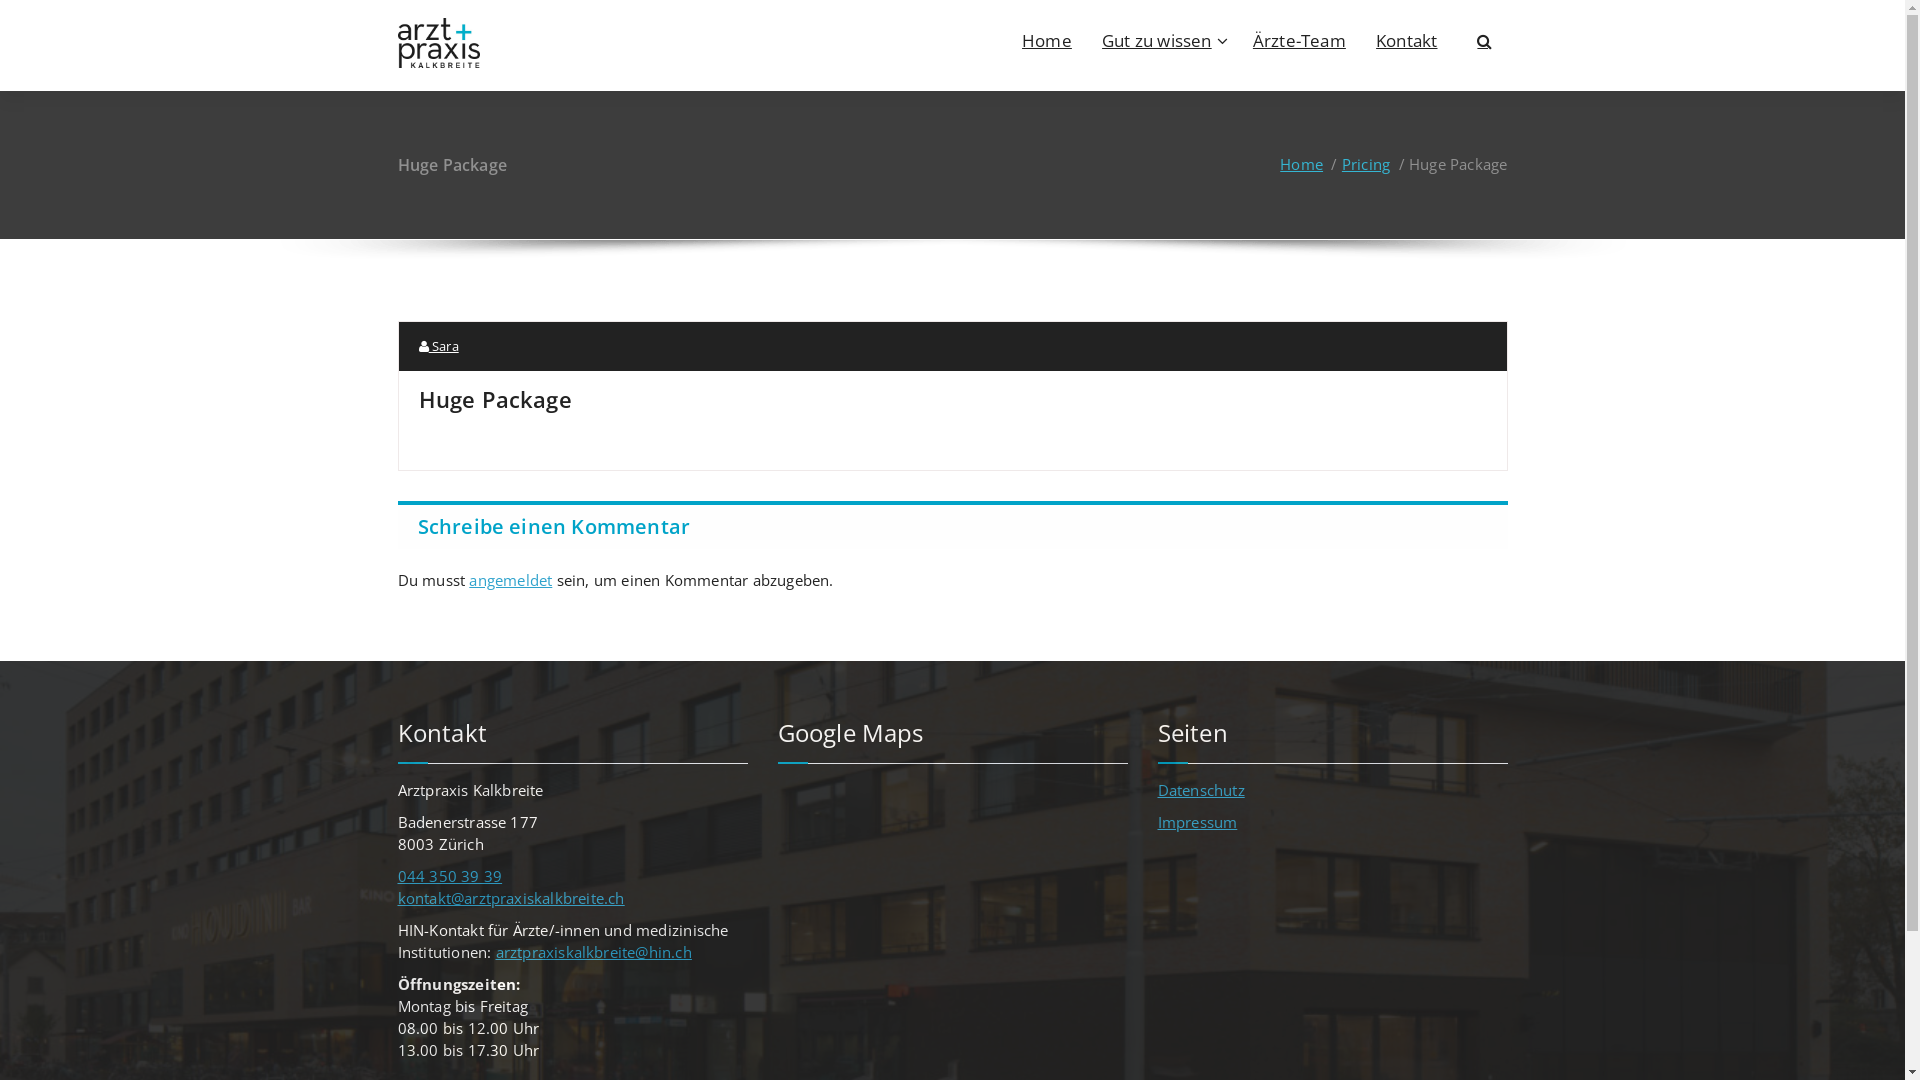 Image resolution: width=1920 pixels, height=1080 pixels. What do you see at coordinates (398, 897) in the screenshot?
I see `'kontakt@arztpraxiskalkbreite.ch'` at bounding box center [398, 897].